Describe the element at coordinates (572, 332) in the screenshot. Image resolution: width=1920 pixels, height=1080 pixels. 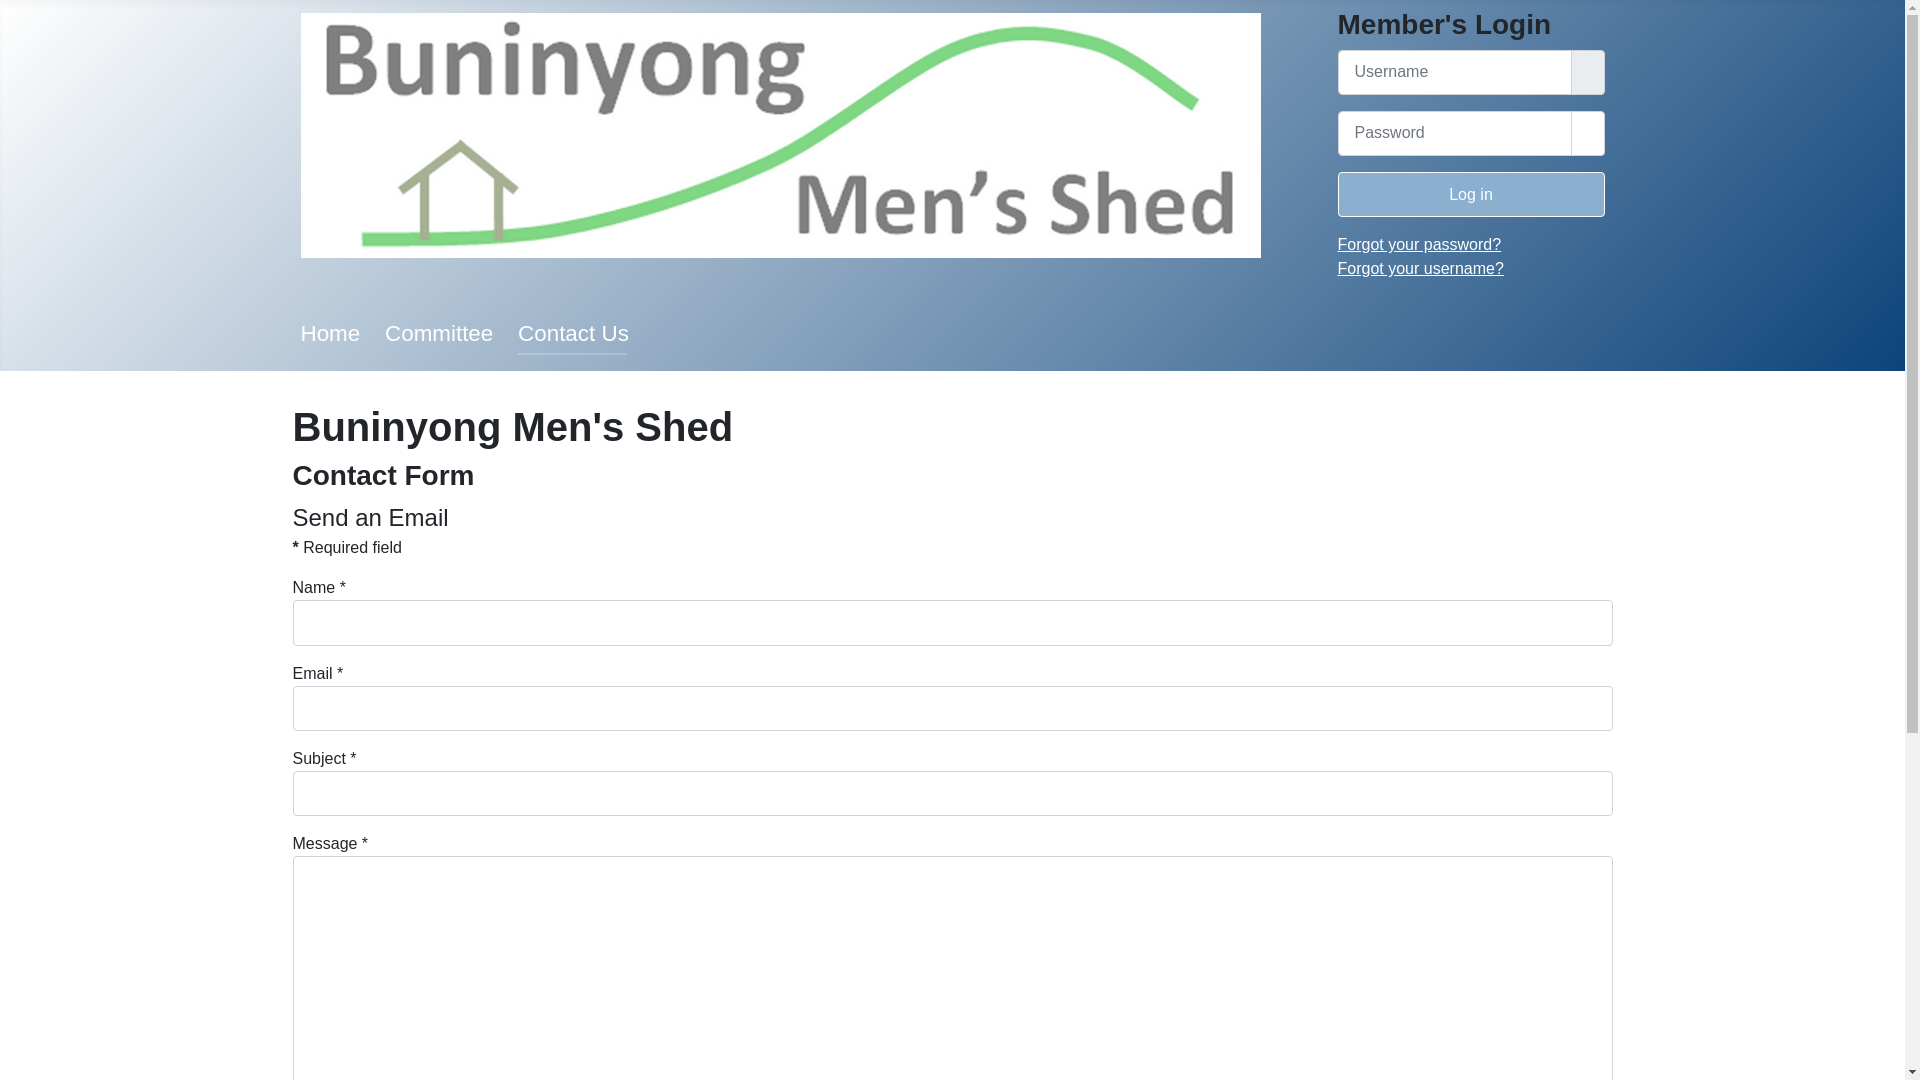
I see `'Contact Us'` at that location.